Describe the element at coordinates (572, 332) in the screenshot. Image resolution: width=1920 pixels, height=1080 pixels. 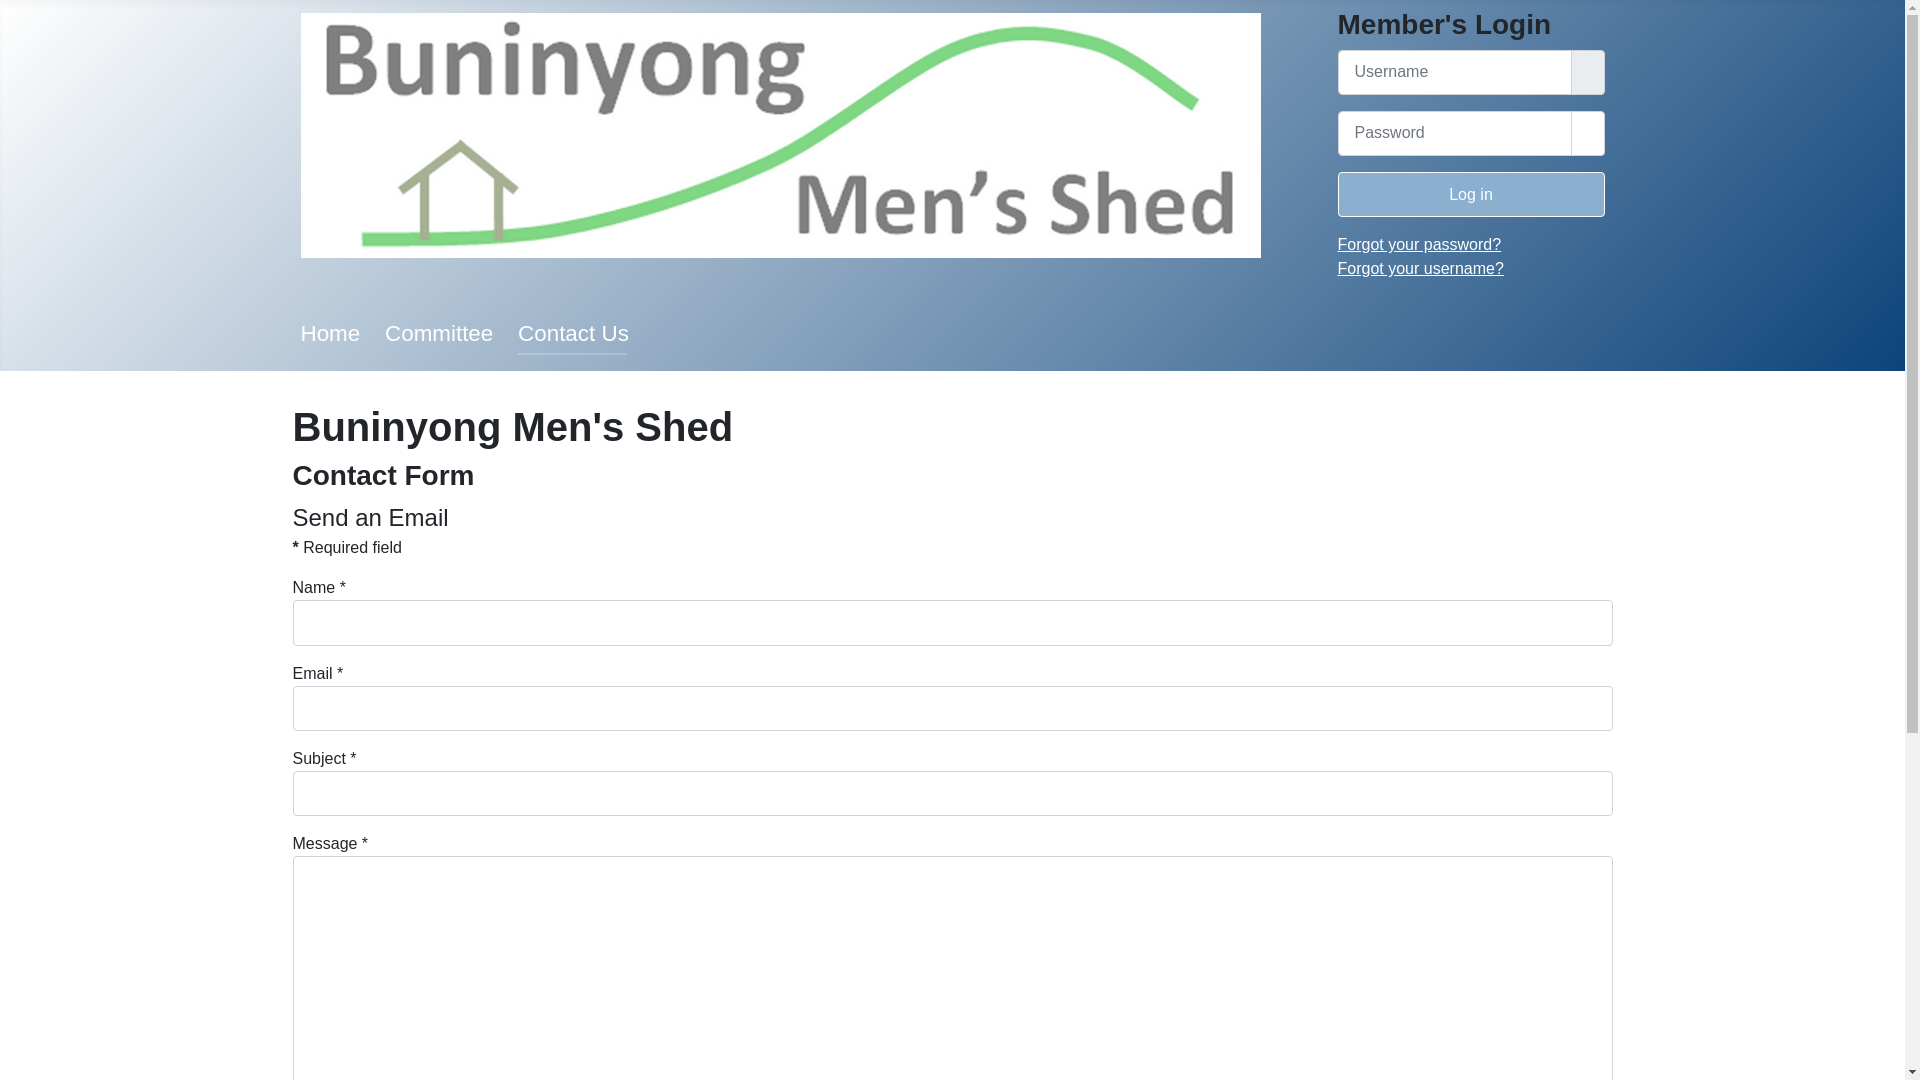
I see `'Contact Us'` at that location.